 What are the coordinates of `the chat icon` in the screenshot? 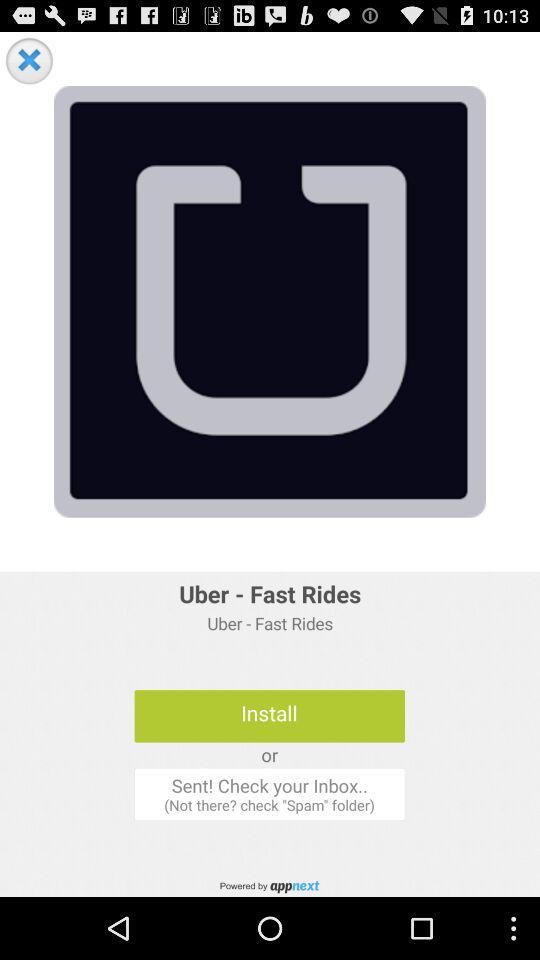 It's located at (135, 150).